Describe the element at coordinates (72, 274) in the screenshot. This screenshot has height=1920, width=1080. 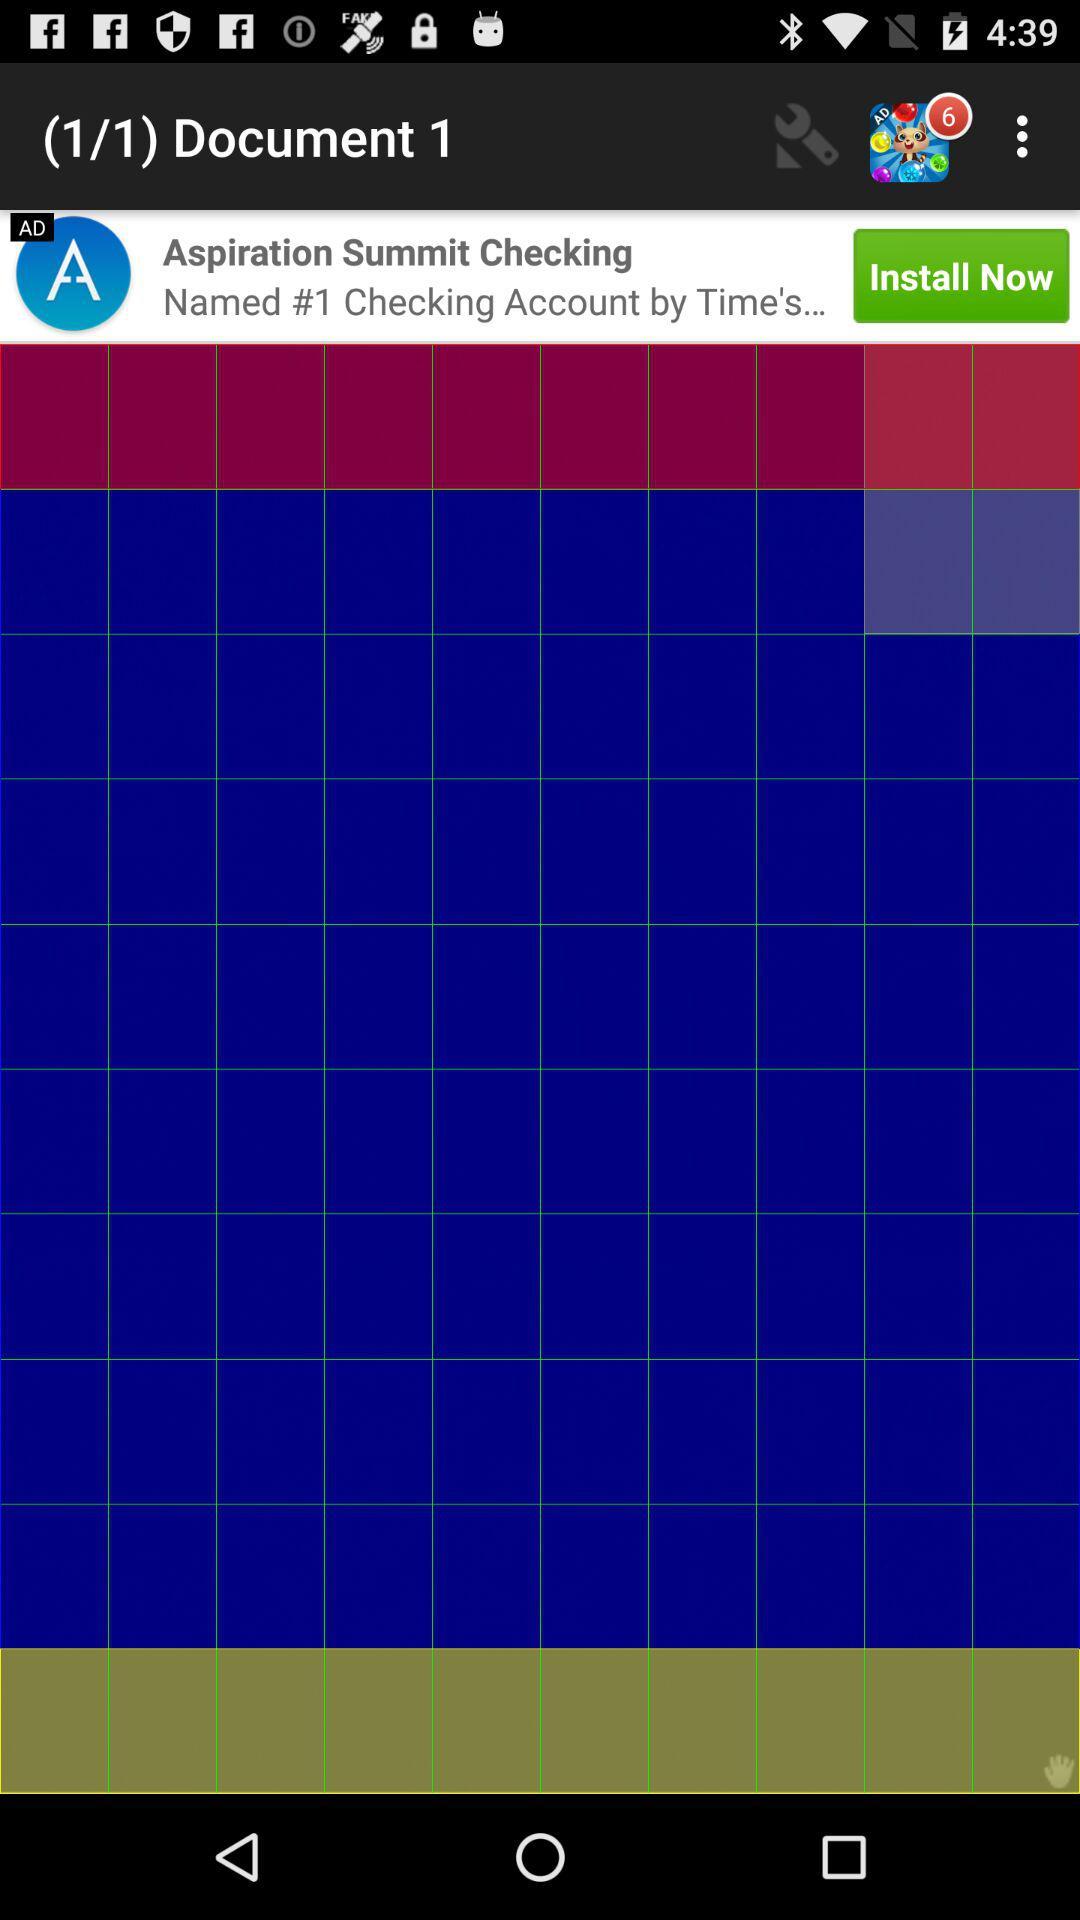
I see `open advertisement` at that location.